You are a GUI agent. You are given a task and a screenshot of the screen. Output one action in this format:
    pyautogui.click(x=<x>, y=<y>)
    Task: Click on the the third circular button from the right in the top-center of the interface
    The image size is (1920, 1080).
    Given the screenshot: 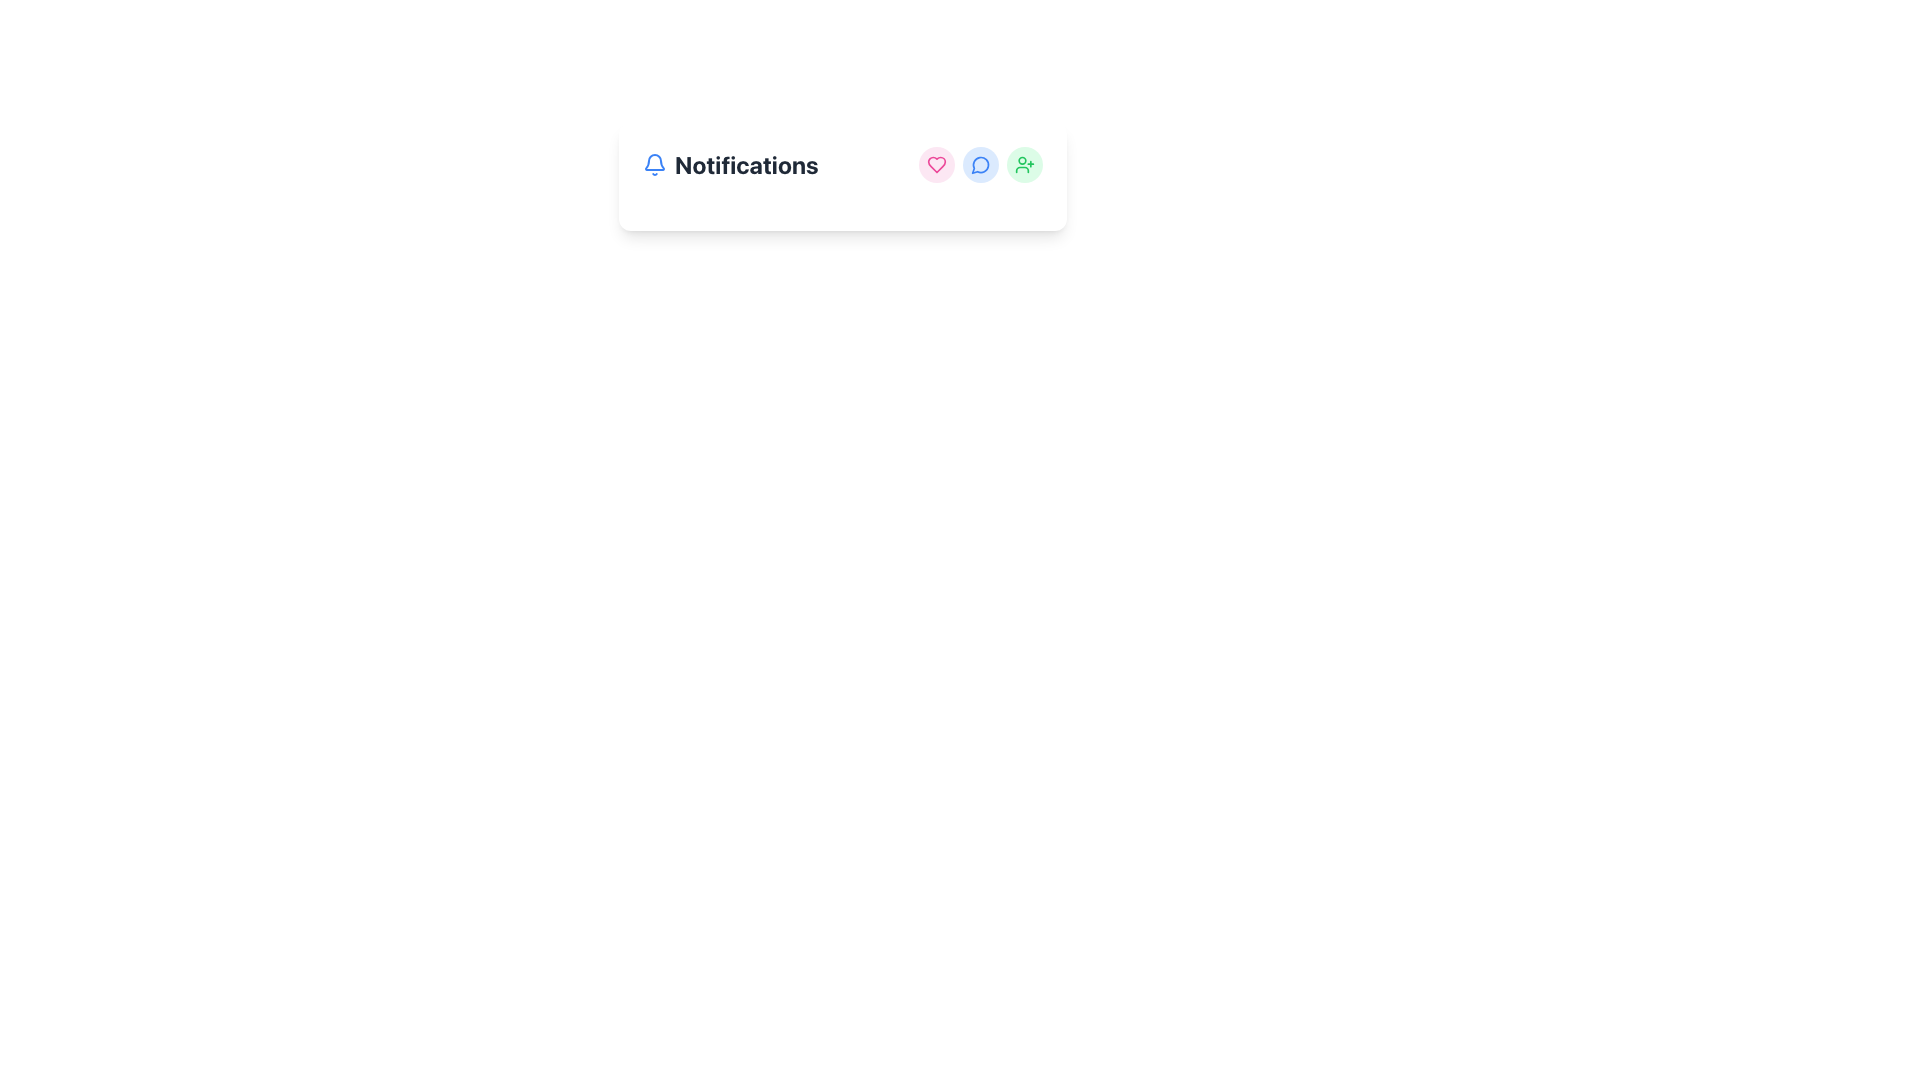 What is the action you would take?
    pyautogui.click(x=1025, y=164)
    